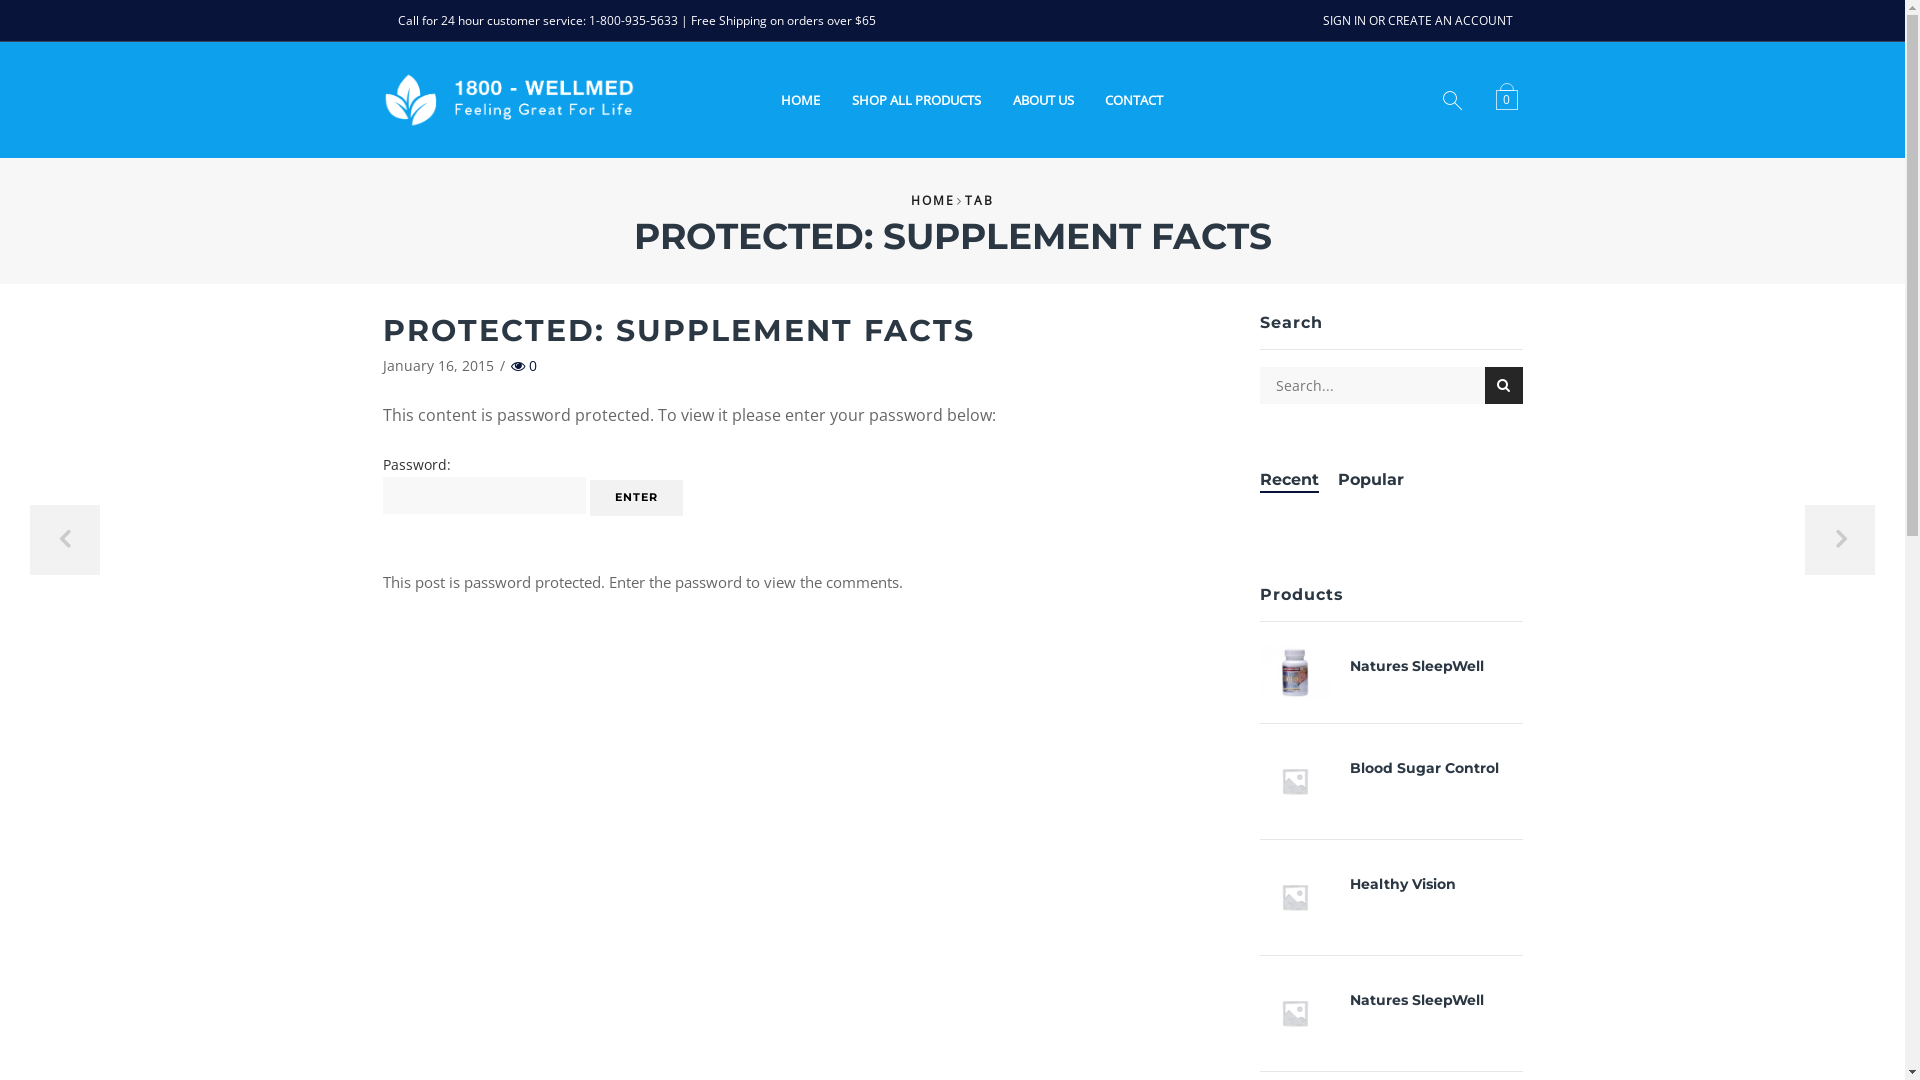  Describe the element at coordinates (1305, 896) in the screenshot. I see `'Healthy Vision'` at that location.